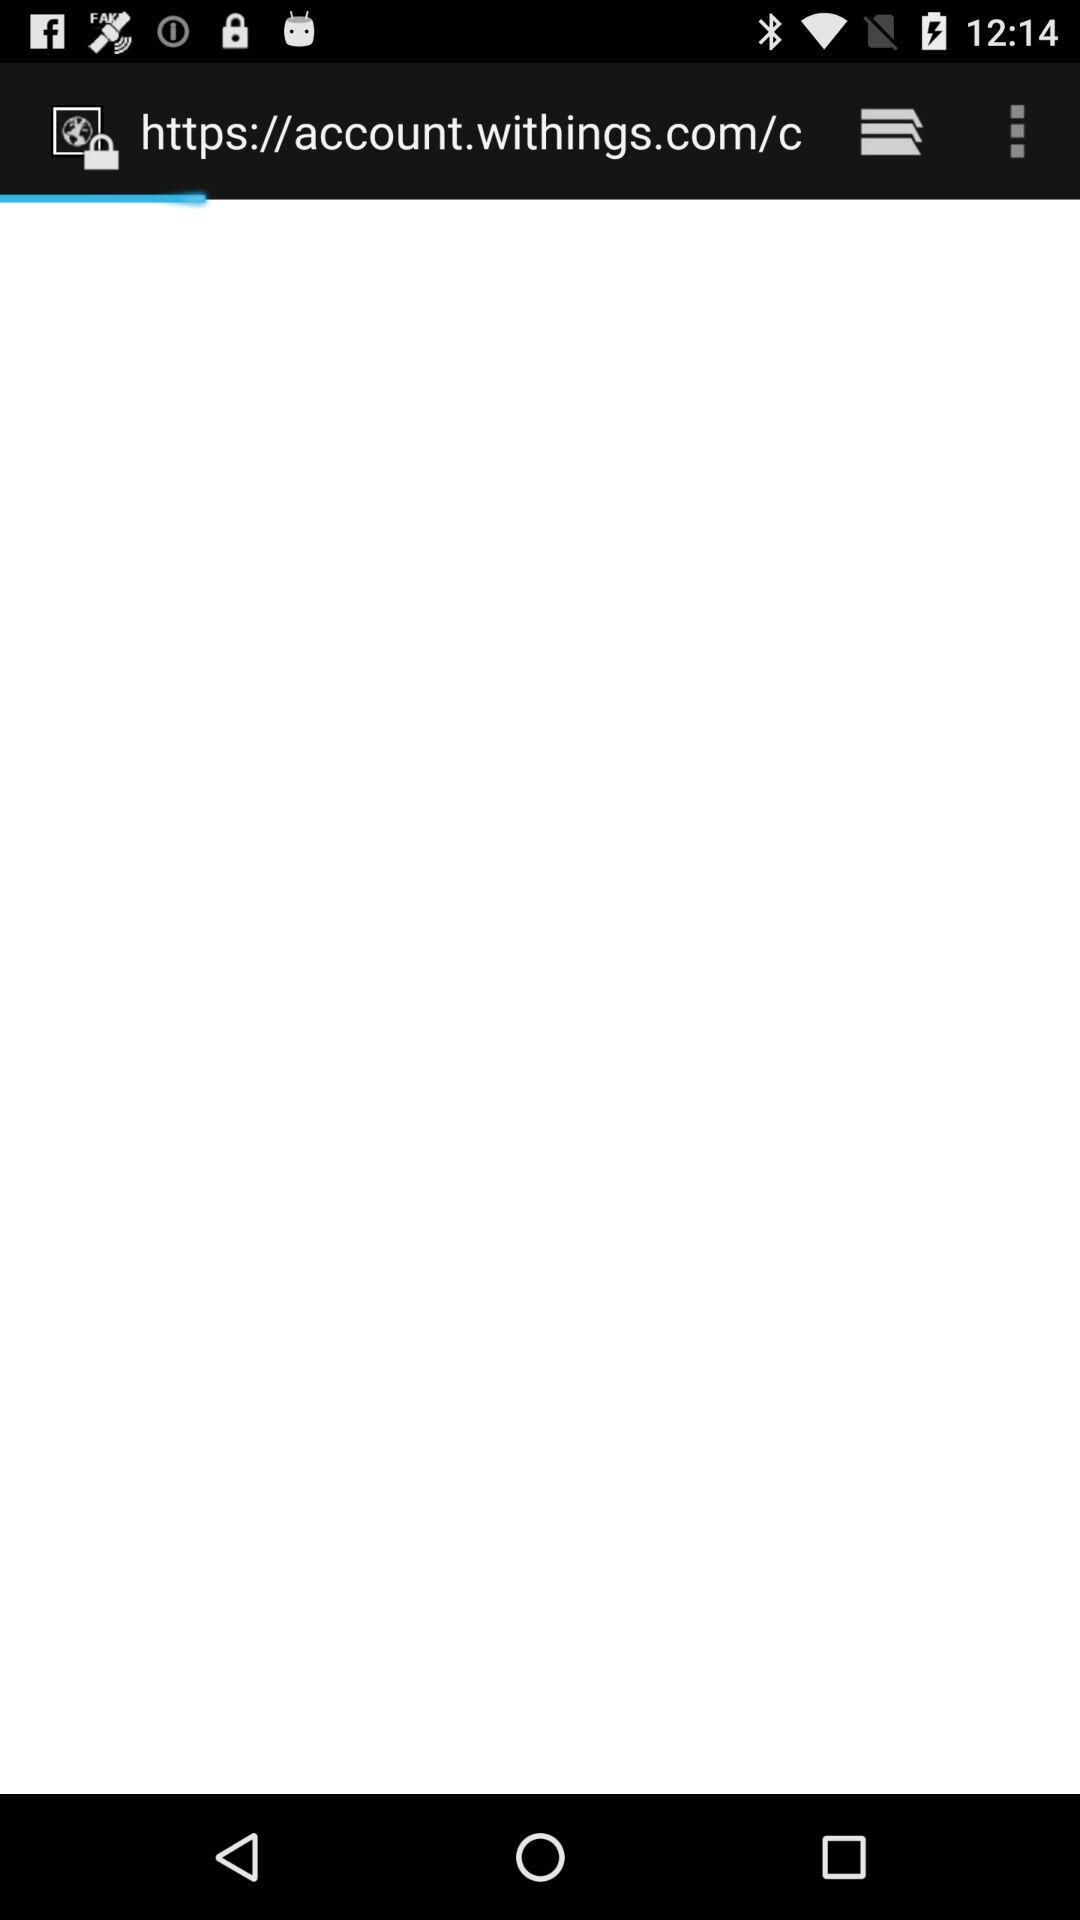 The height and width of the screenshot is (1920, 1080). What do you see at coordinates (890, 130) in the screenshot?
I see `icon to the right of https account withings` at bounding box center [890, 130].